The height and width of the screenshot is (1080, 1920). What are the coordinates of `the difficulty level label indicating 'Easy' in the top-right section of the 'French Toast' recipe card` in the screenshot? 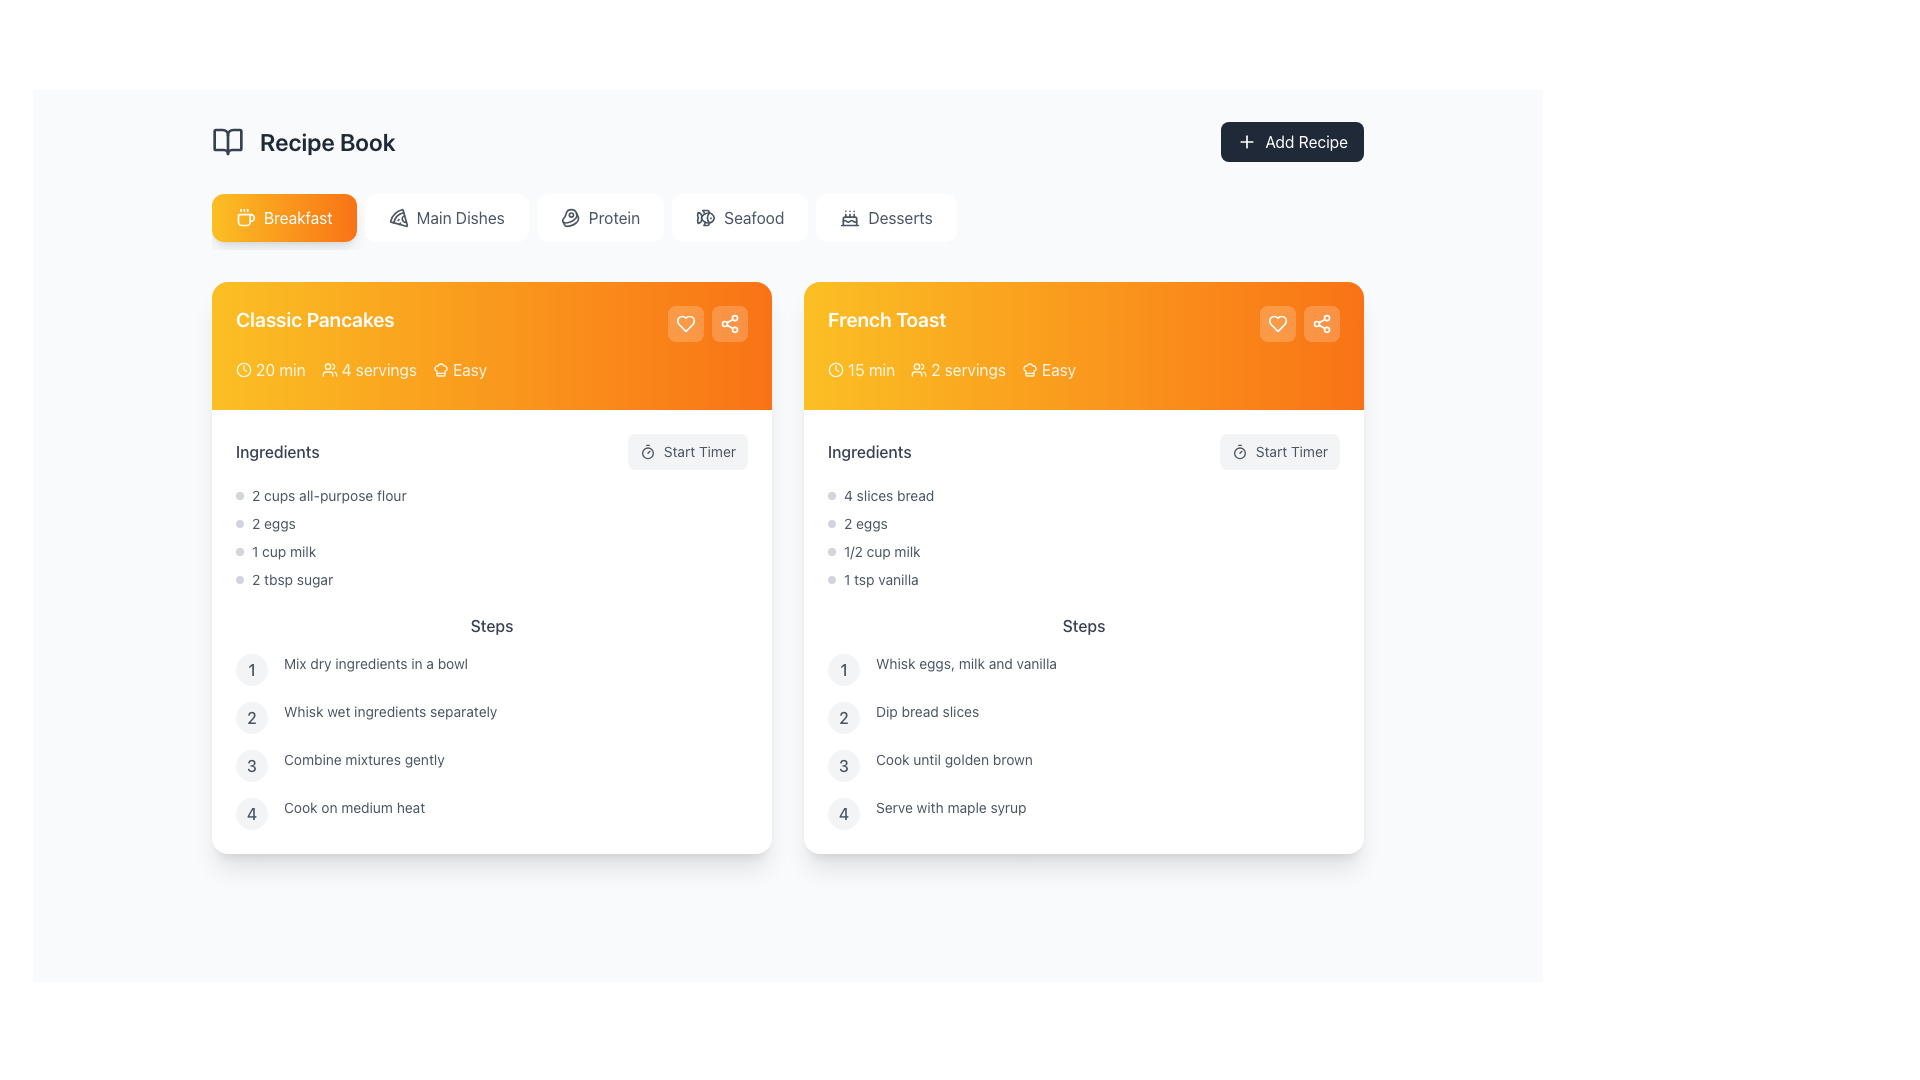 It's located at (1047, 370).